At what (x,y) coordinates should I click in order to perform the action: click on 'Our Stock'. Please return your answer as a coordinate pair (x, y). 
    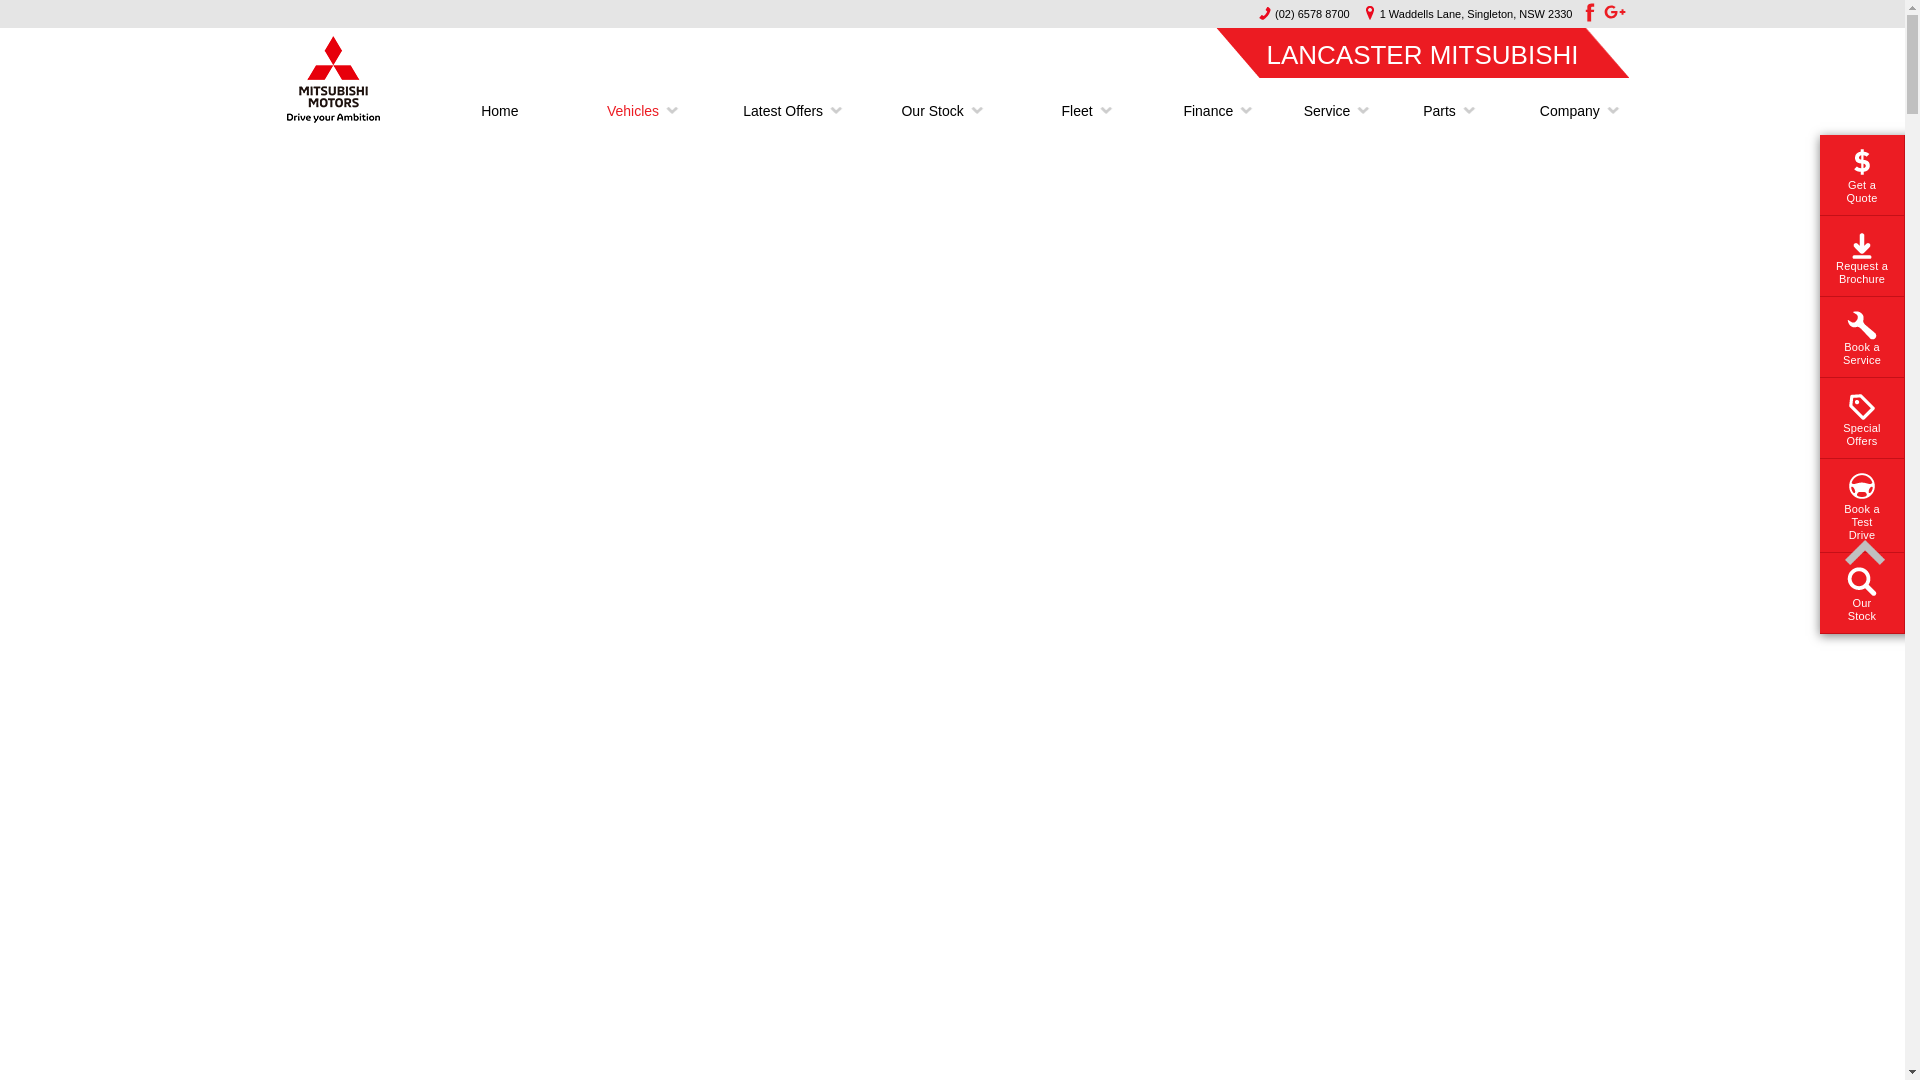
    Looking at the image, I should click on (930, 111).